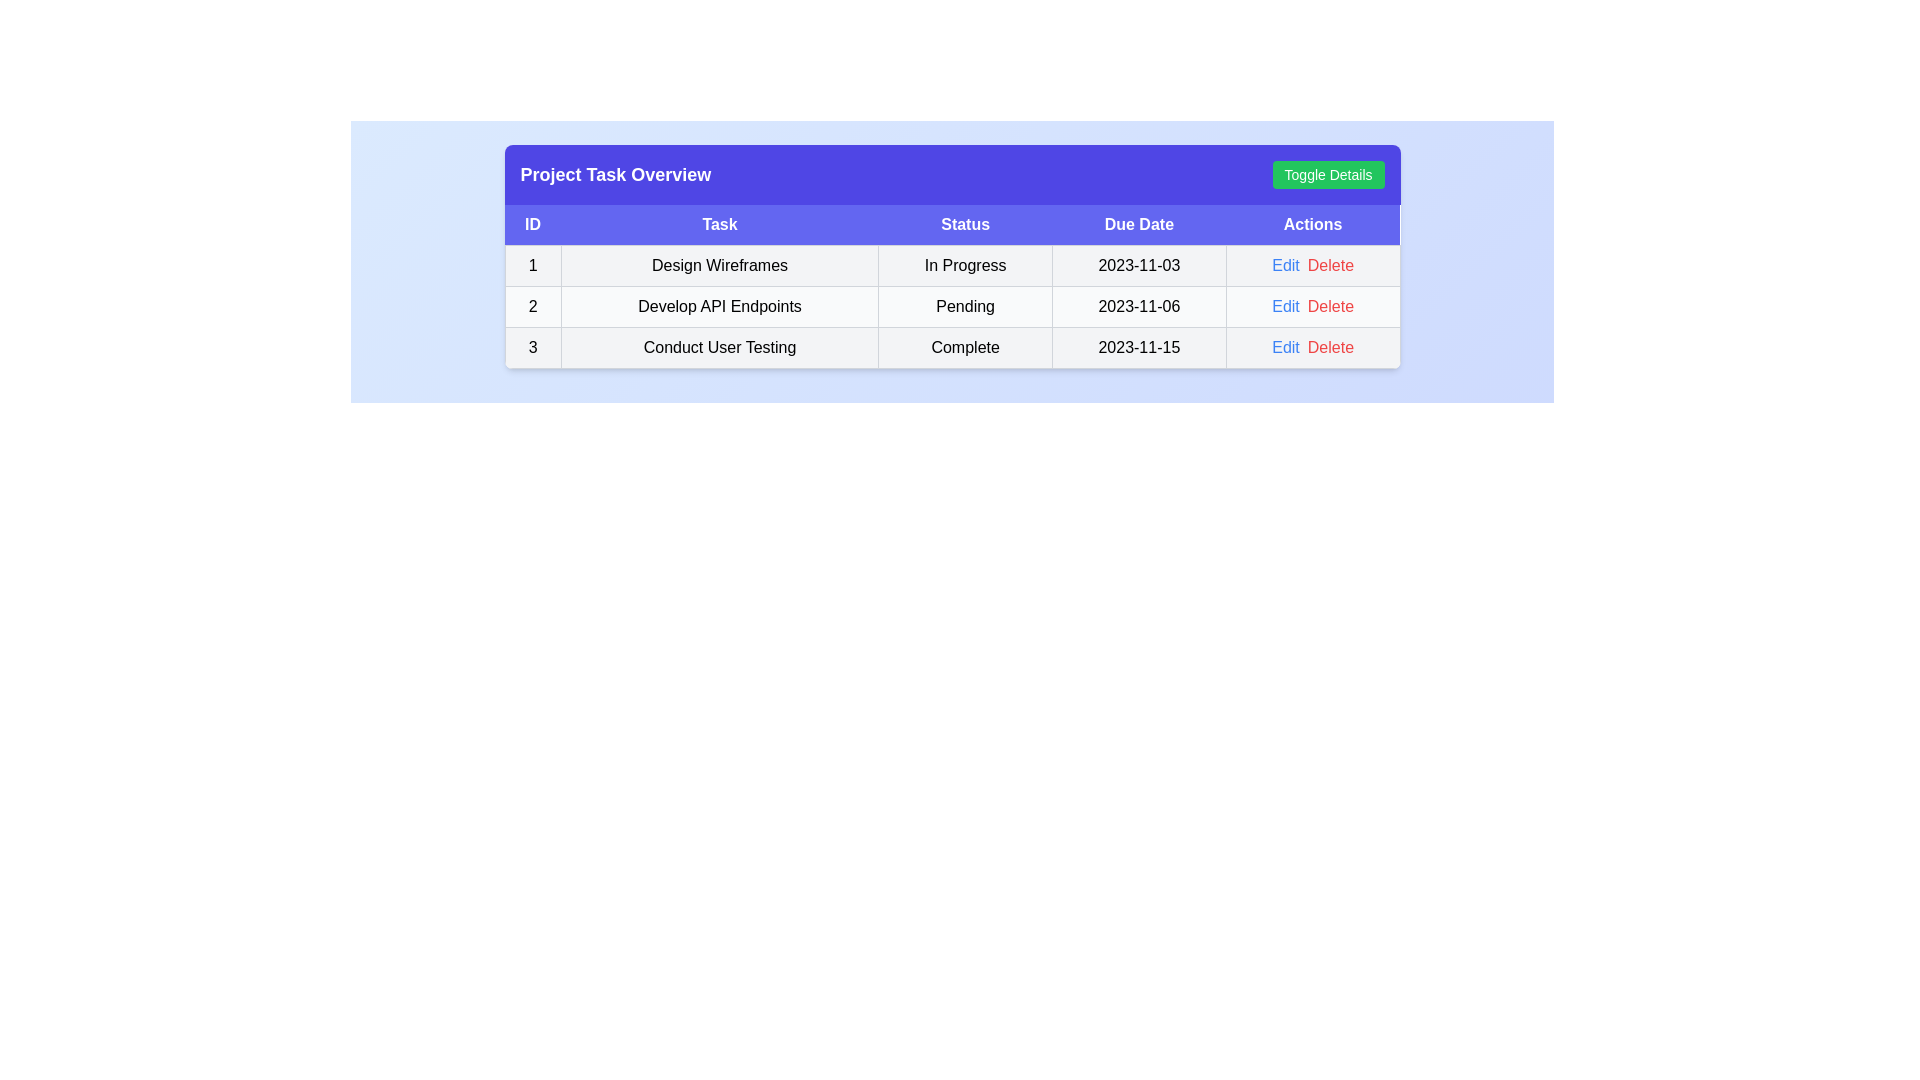 This screenshot has width=1920, height=1080. I want to click on the 'Toggle Details' button to toggle the visibility of task details, so click(1328, 173).